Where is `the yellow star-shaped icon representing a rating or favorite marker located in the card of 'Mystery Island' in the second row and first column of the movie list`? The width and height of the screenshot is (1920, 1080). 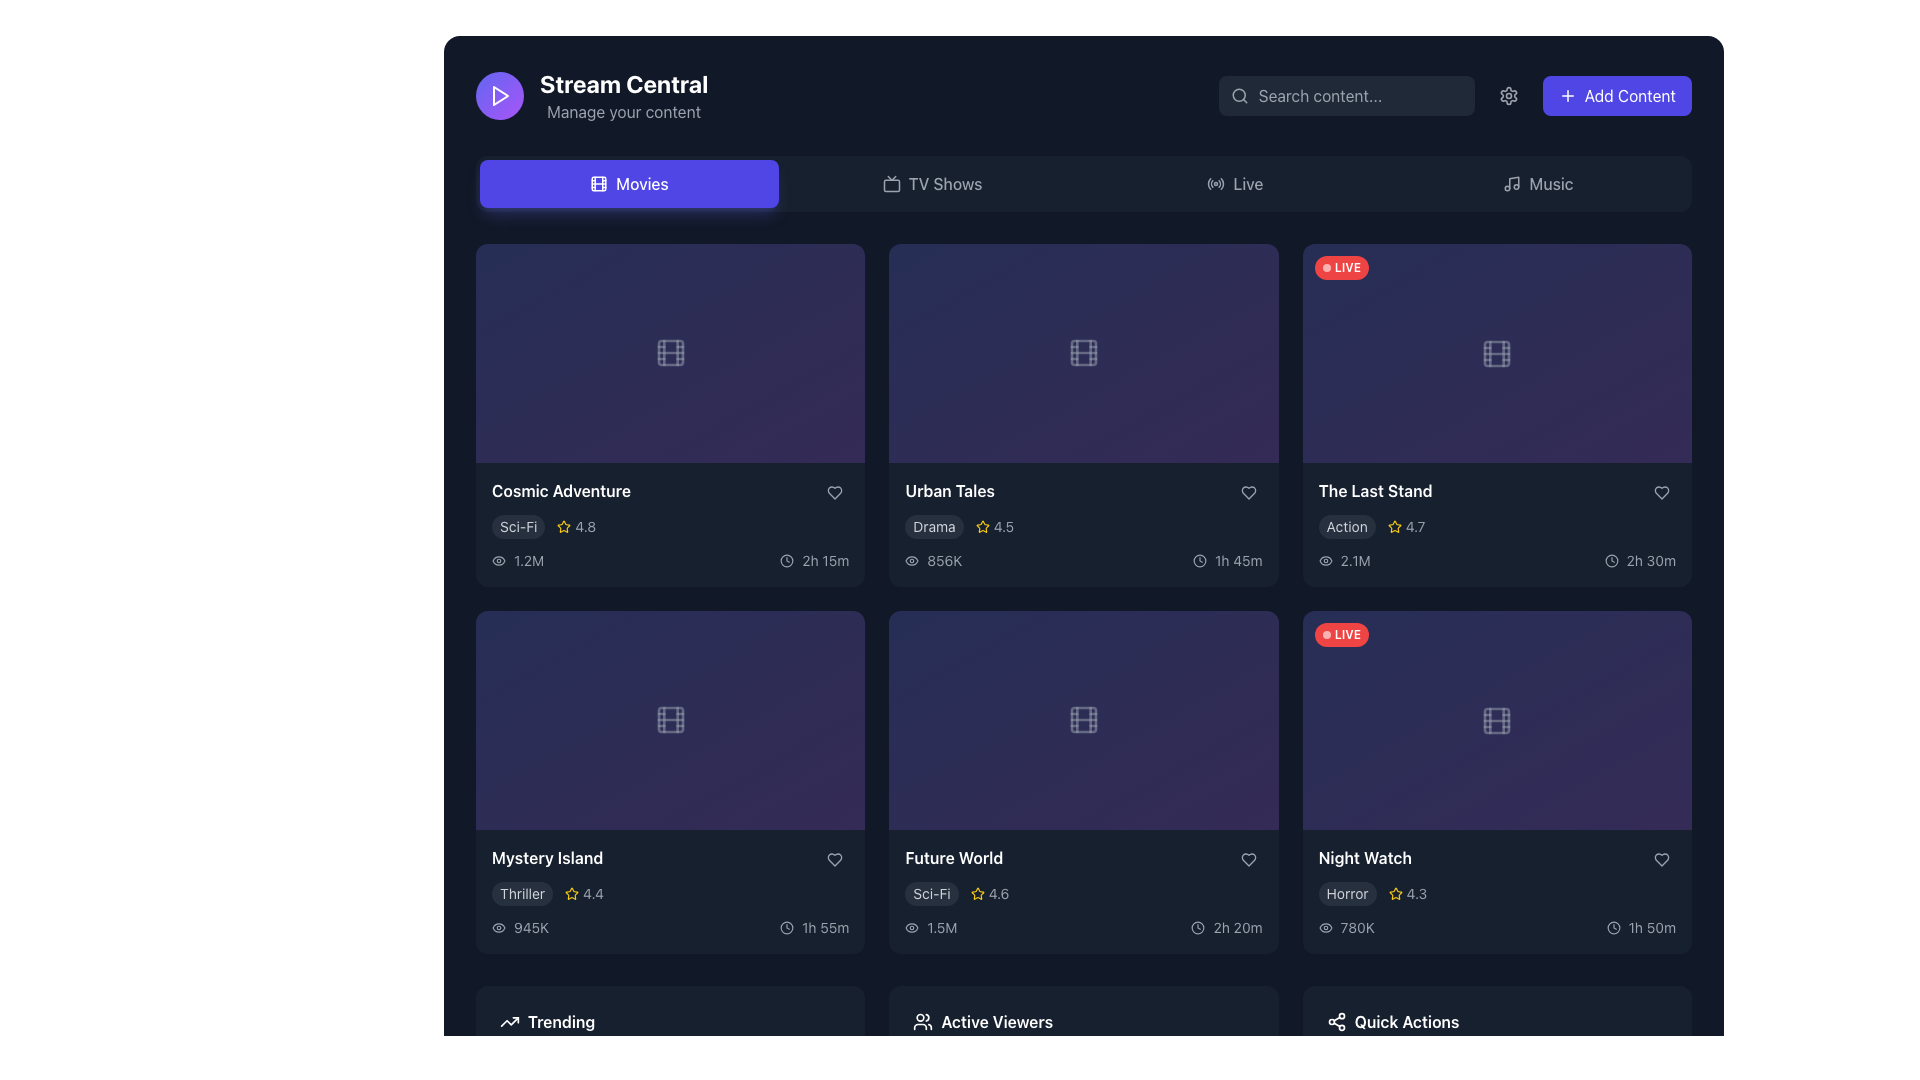
the yellow star-shaped icon representing a rating or favorite marker located in the card of 'Mystery Island' in the second row and first column of the movie list is located at coordinates (571, 892).